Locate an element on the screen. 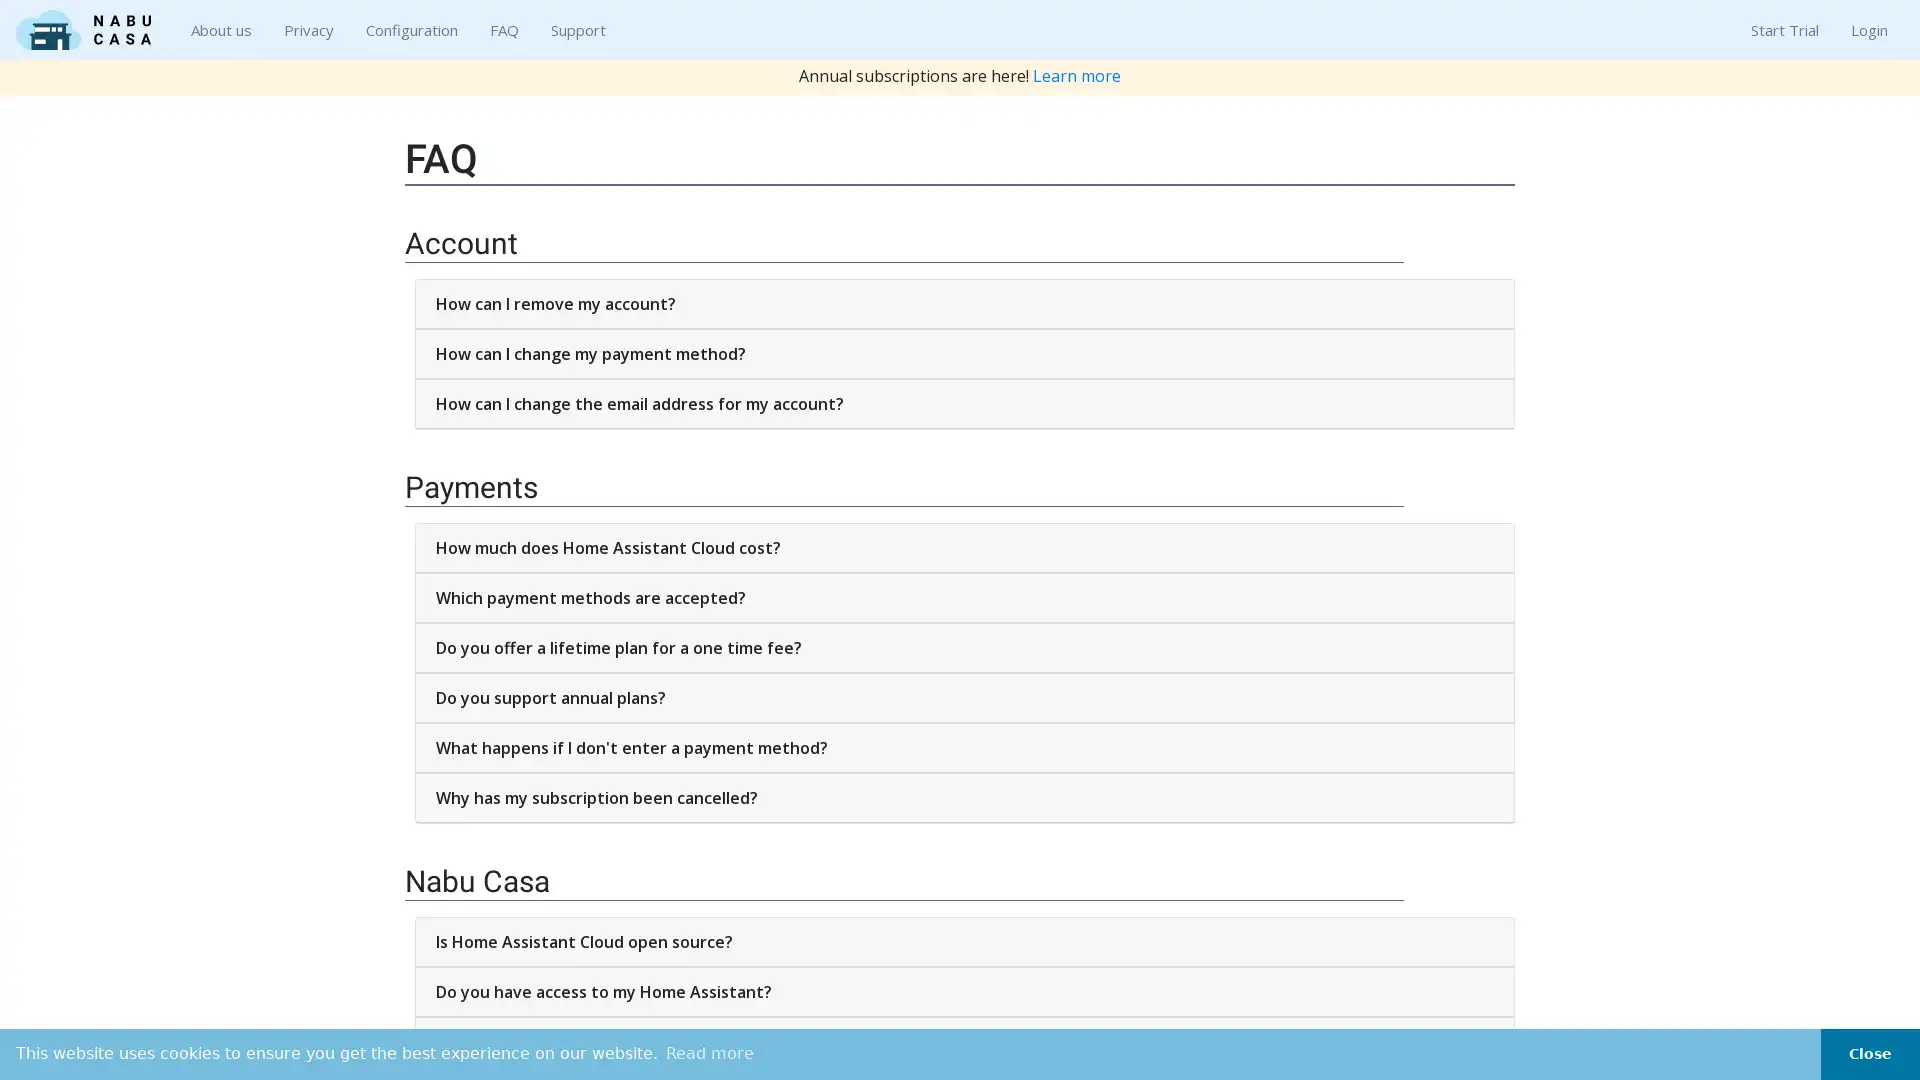 This screenshot has height=1080, width=1920. How can I change the email address for my account? is located at coordinates (964, 404).